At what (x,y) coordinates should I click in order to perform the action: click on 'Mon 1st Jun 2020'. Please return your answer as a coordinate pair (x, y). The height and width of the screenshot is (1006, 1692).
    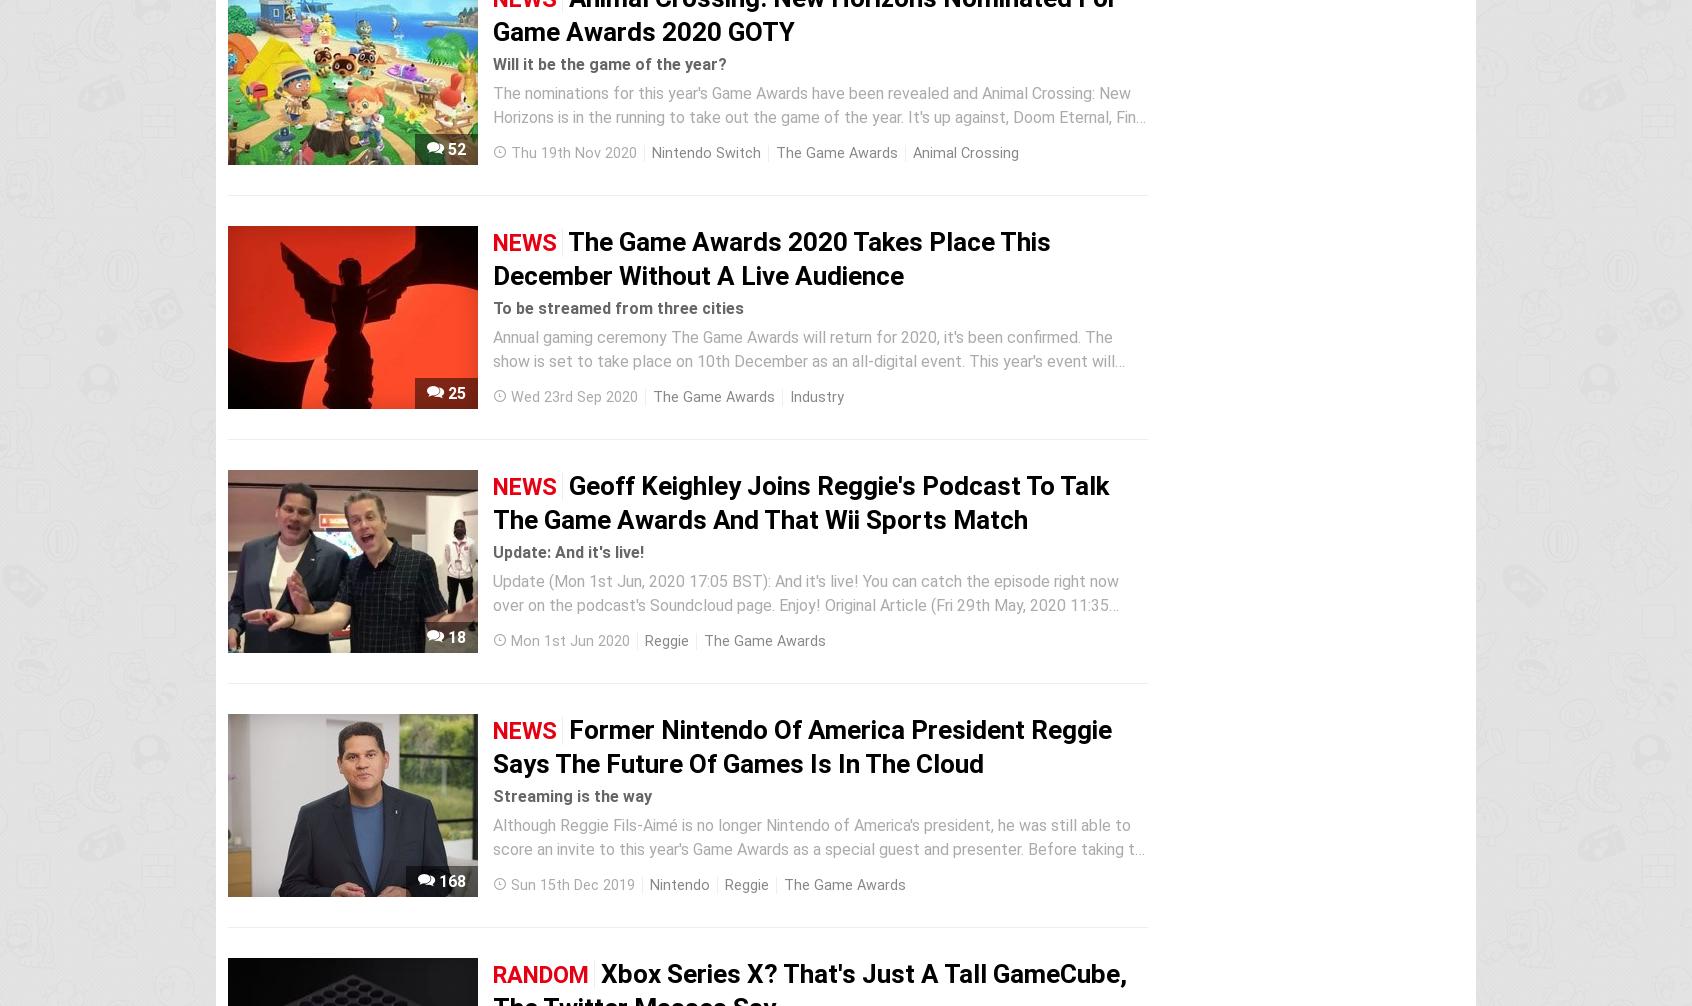
    Looking at the image, I should click on (569, 641).